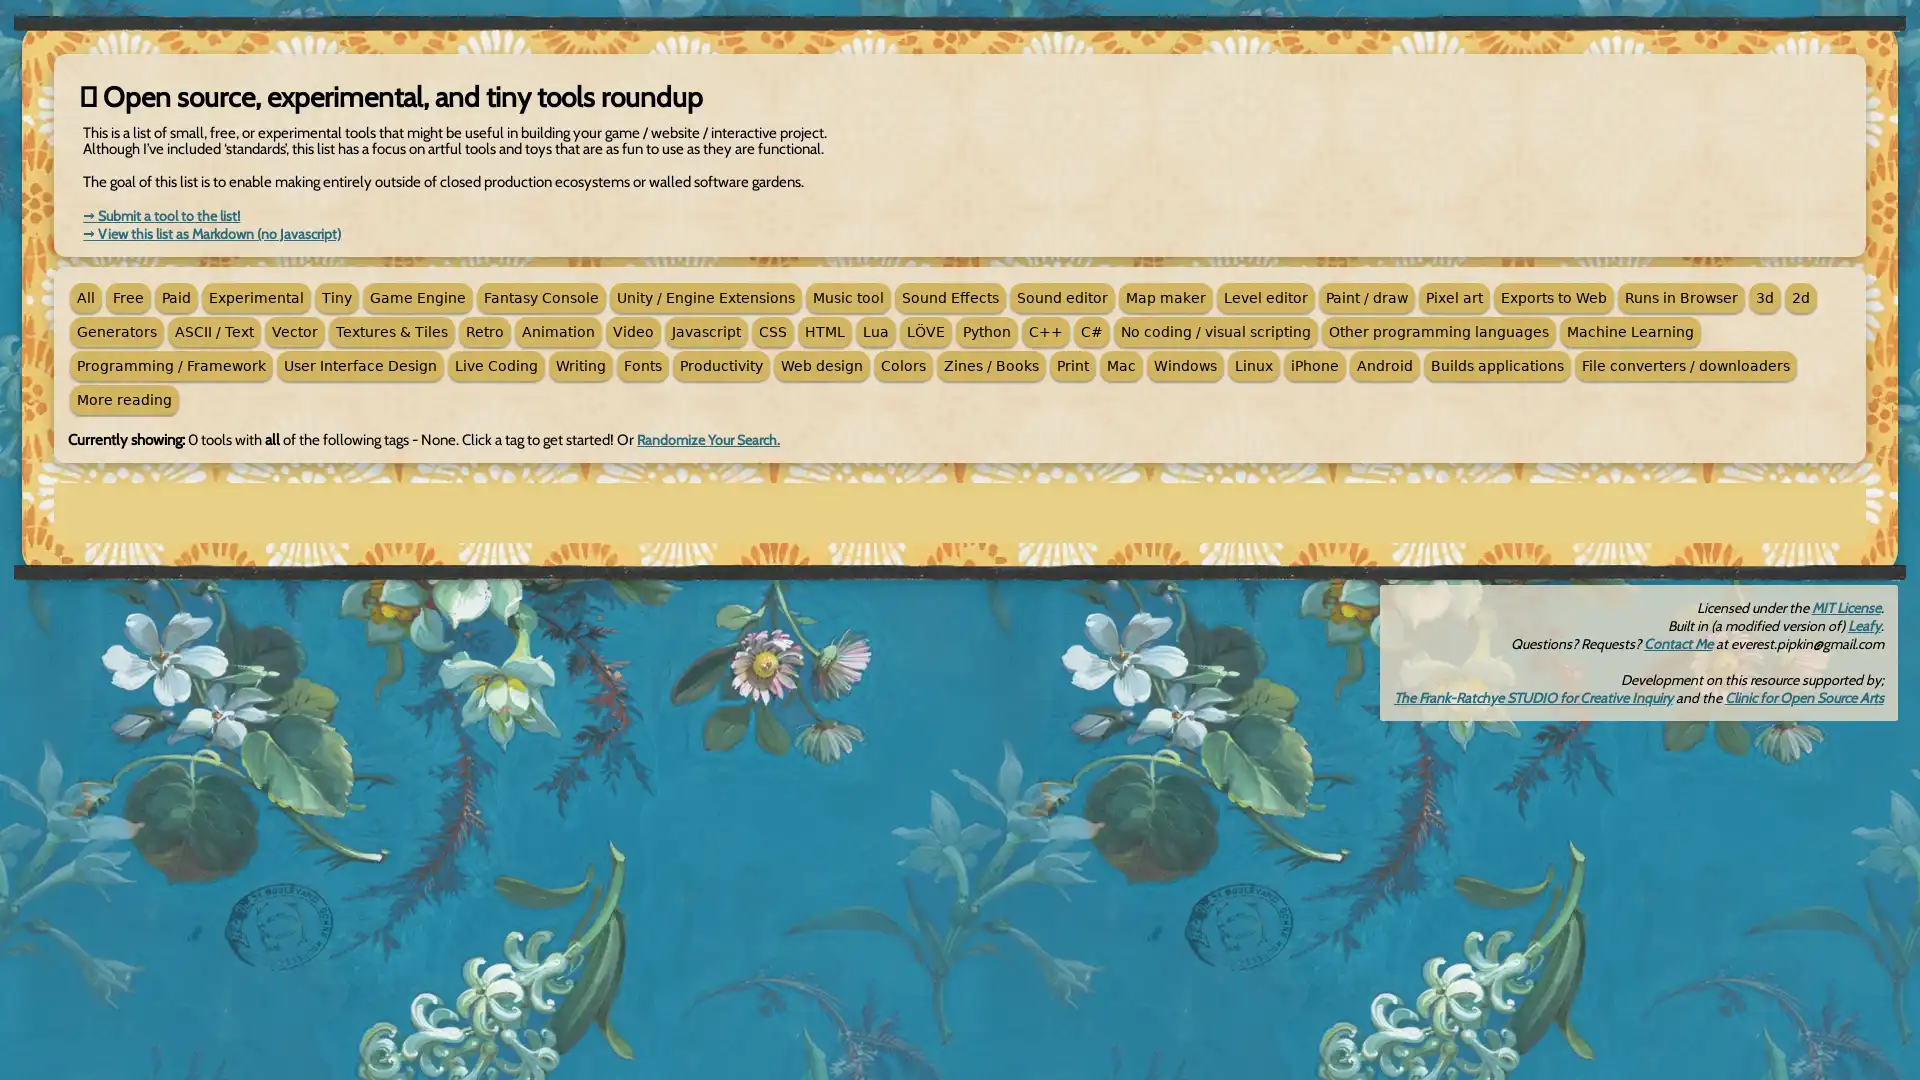  What do you see at coordinates (293, 330) in the screenshot?
I see `Vector` at bounding box center [293, 330].